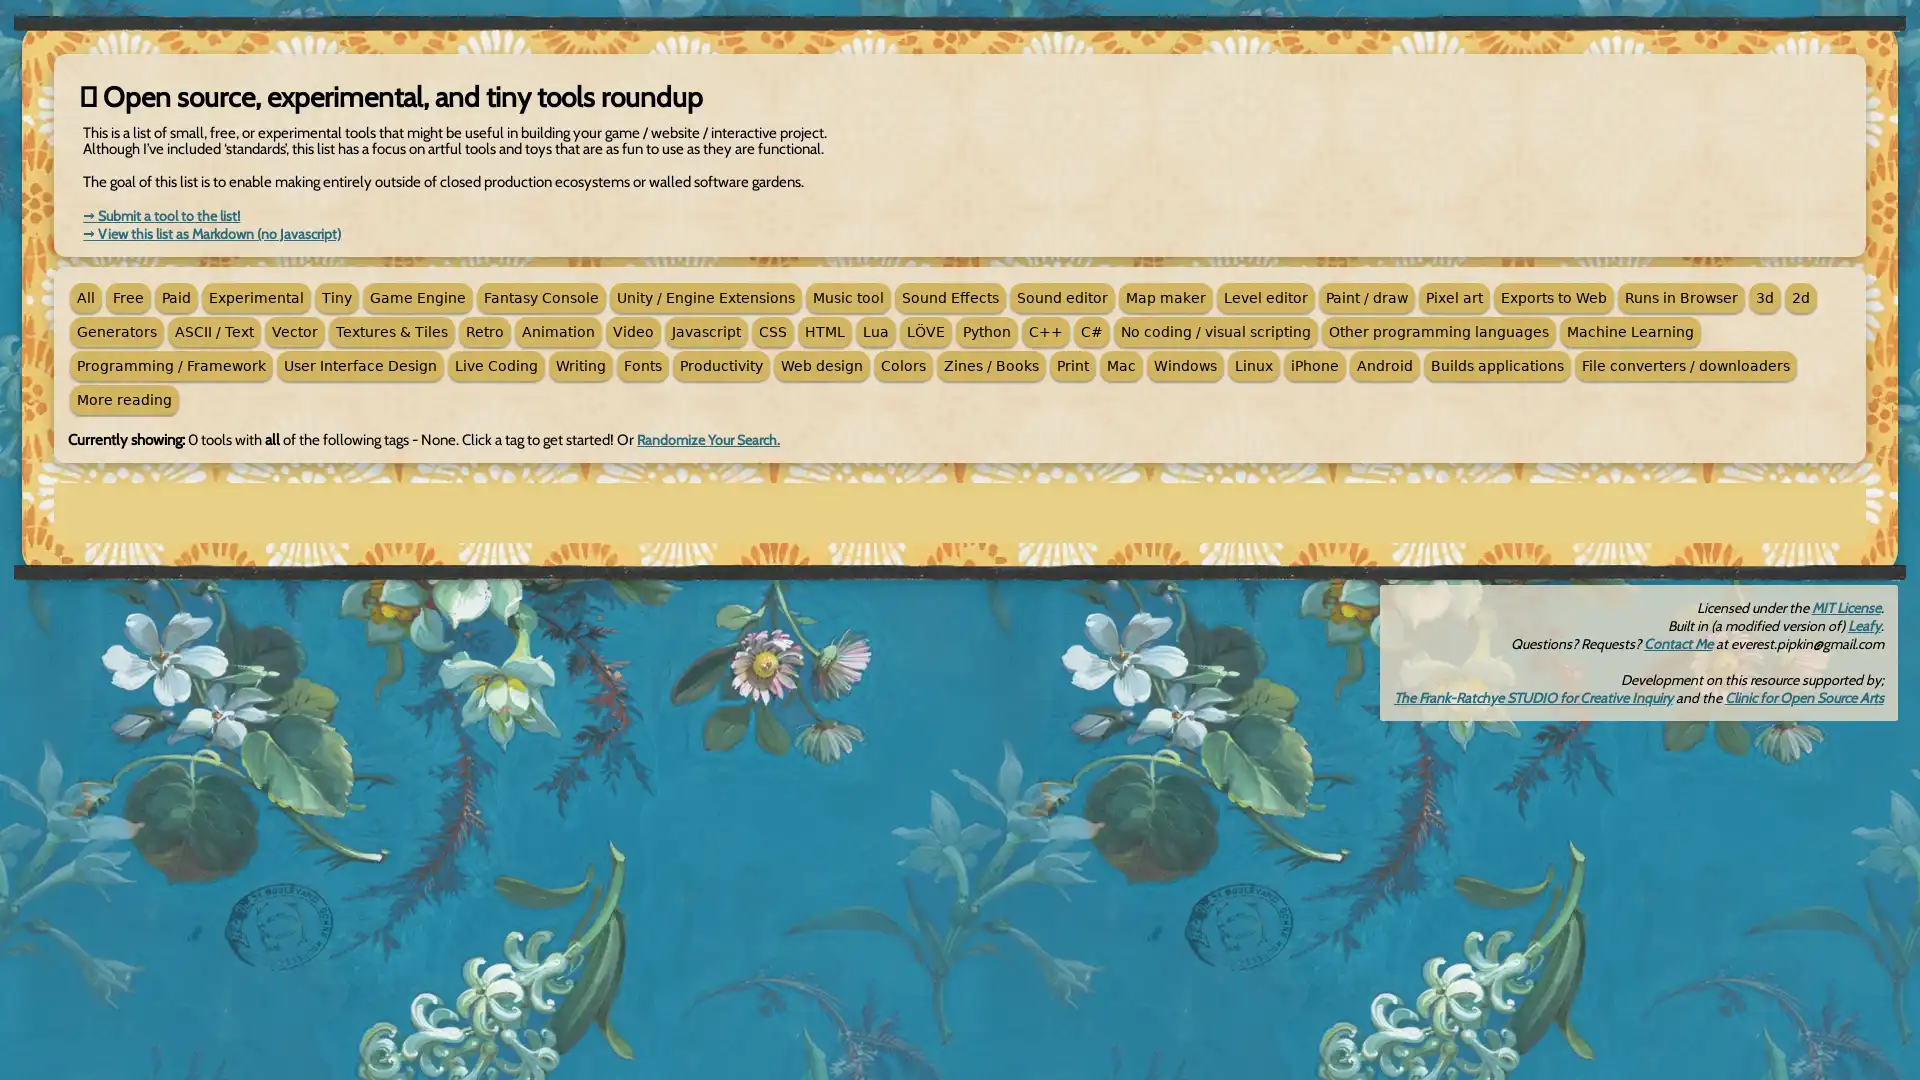  What do you see at coordinates (293, 330) in the screenshot?
I see `Vector` at bounding box center [293, 330].